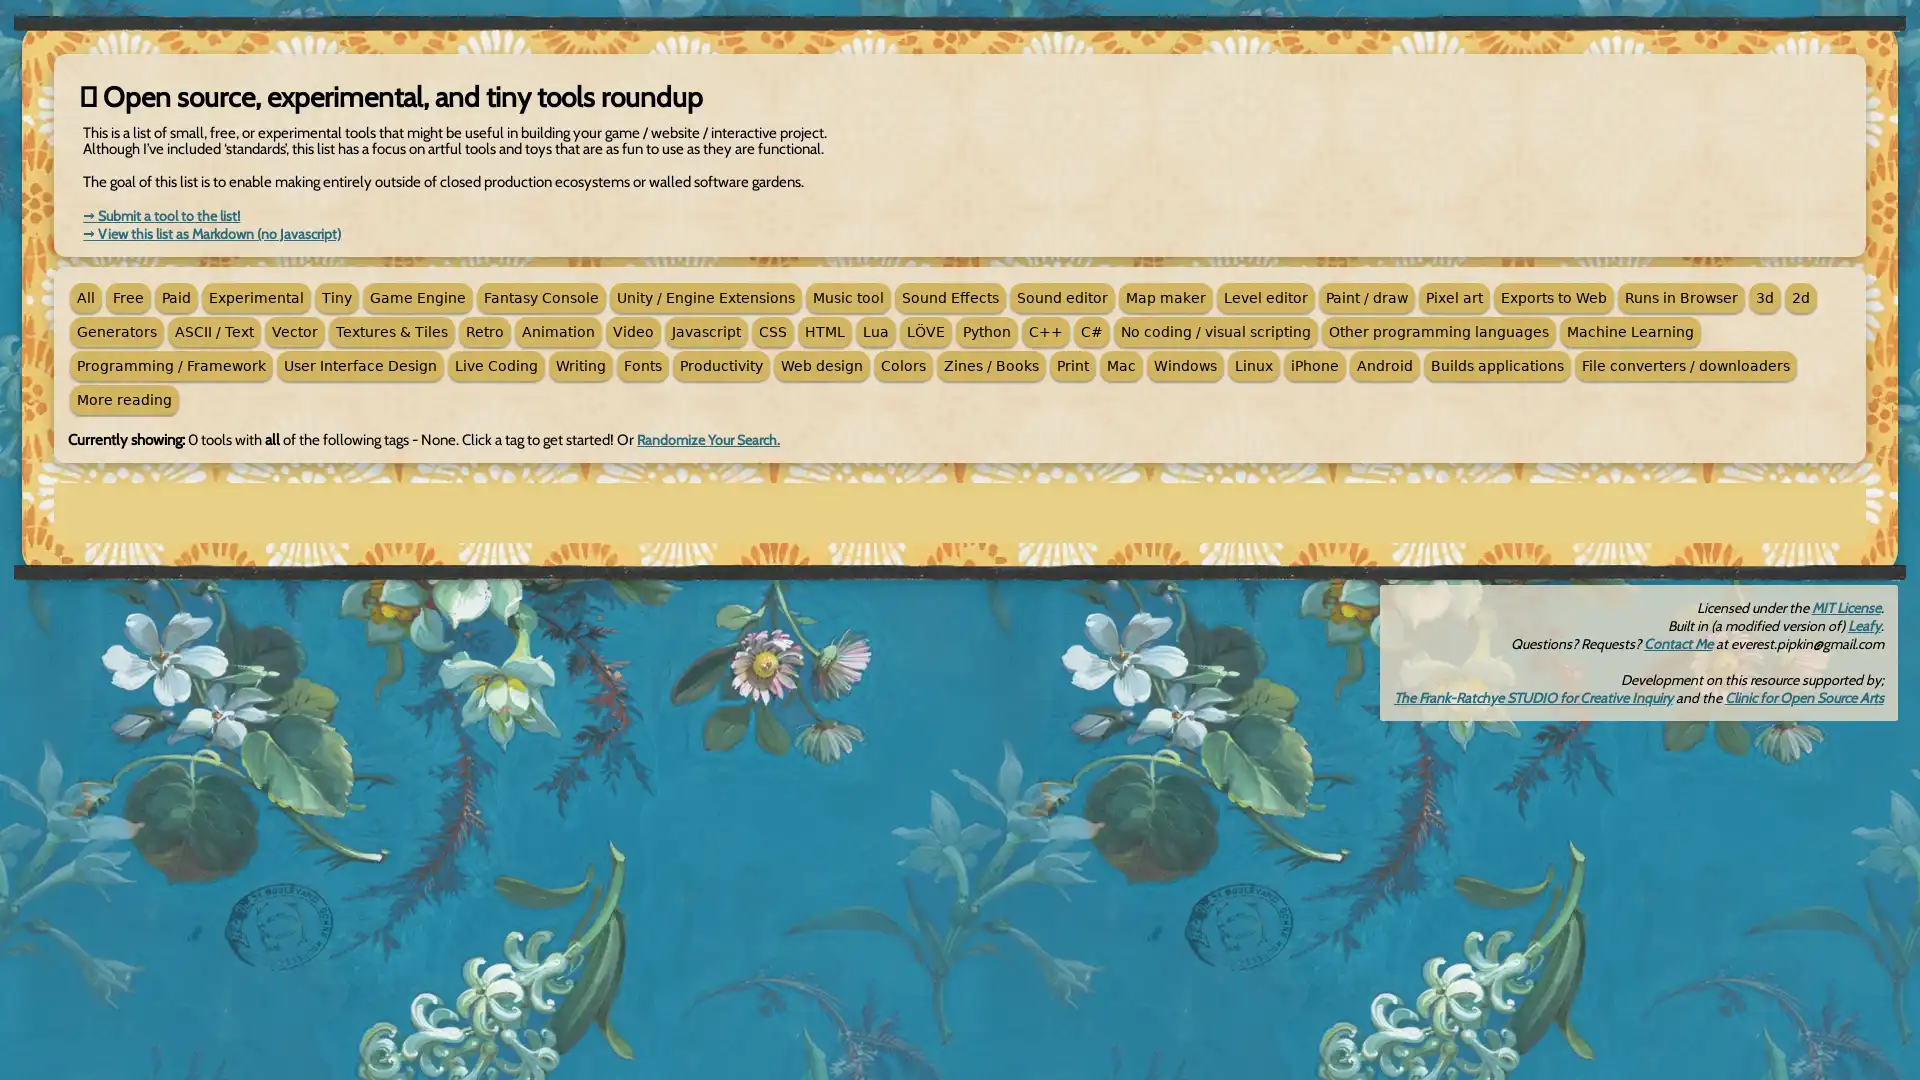  What do you see at coordinates (293, 330) in the screenshot?
I see `Vector` at bounding box center [293, 330].